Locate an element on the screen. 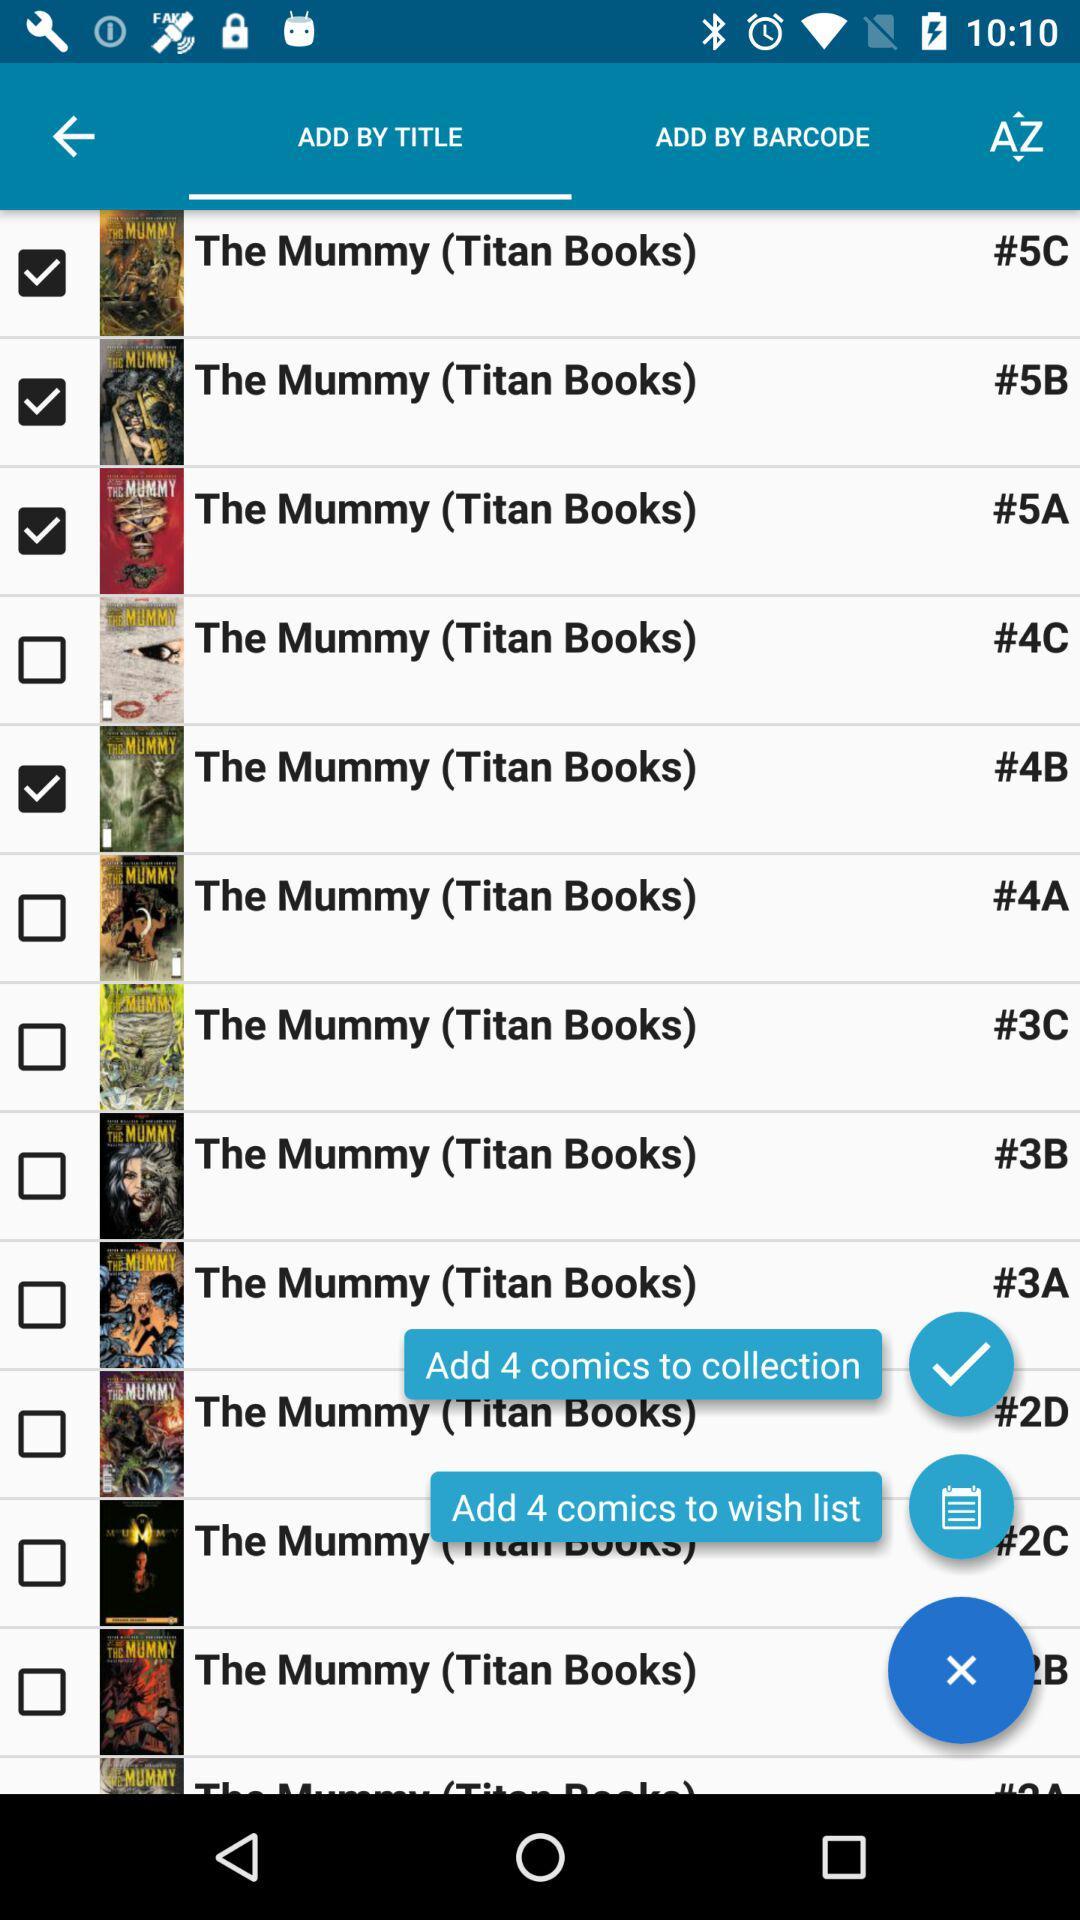  open book is located at coordinates (140, 1690).